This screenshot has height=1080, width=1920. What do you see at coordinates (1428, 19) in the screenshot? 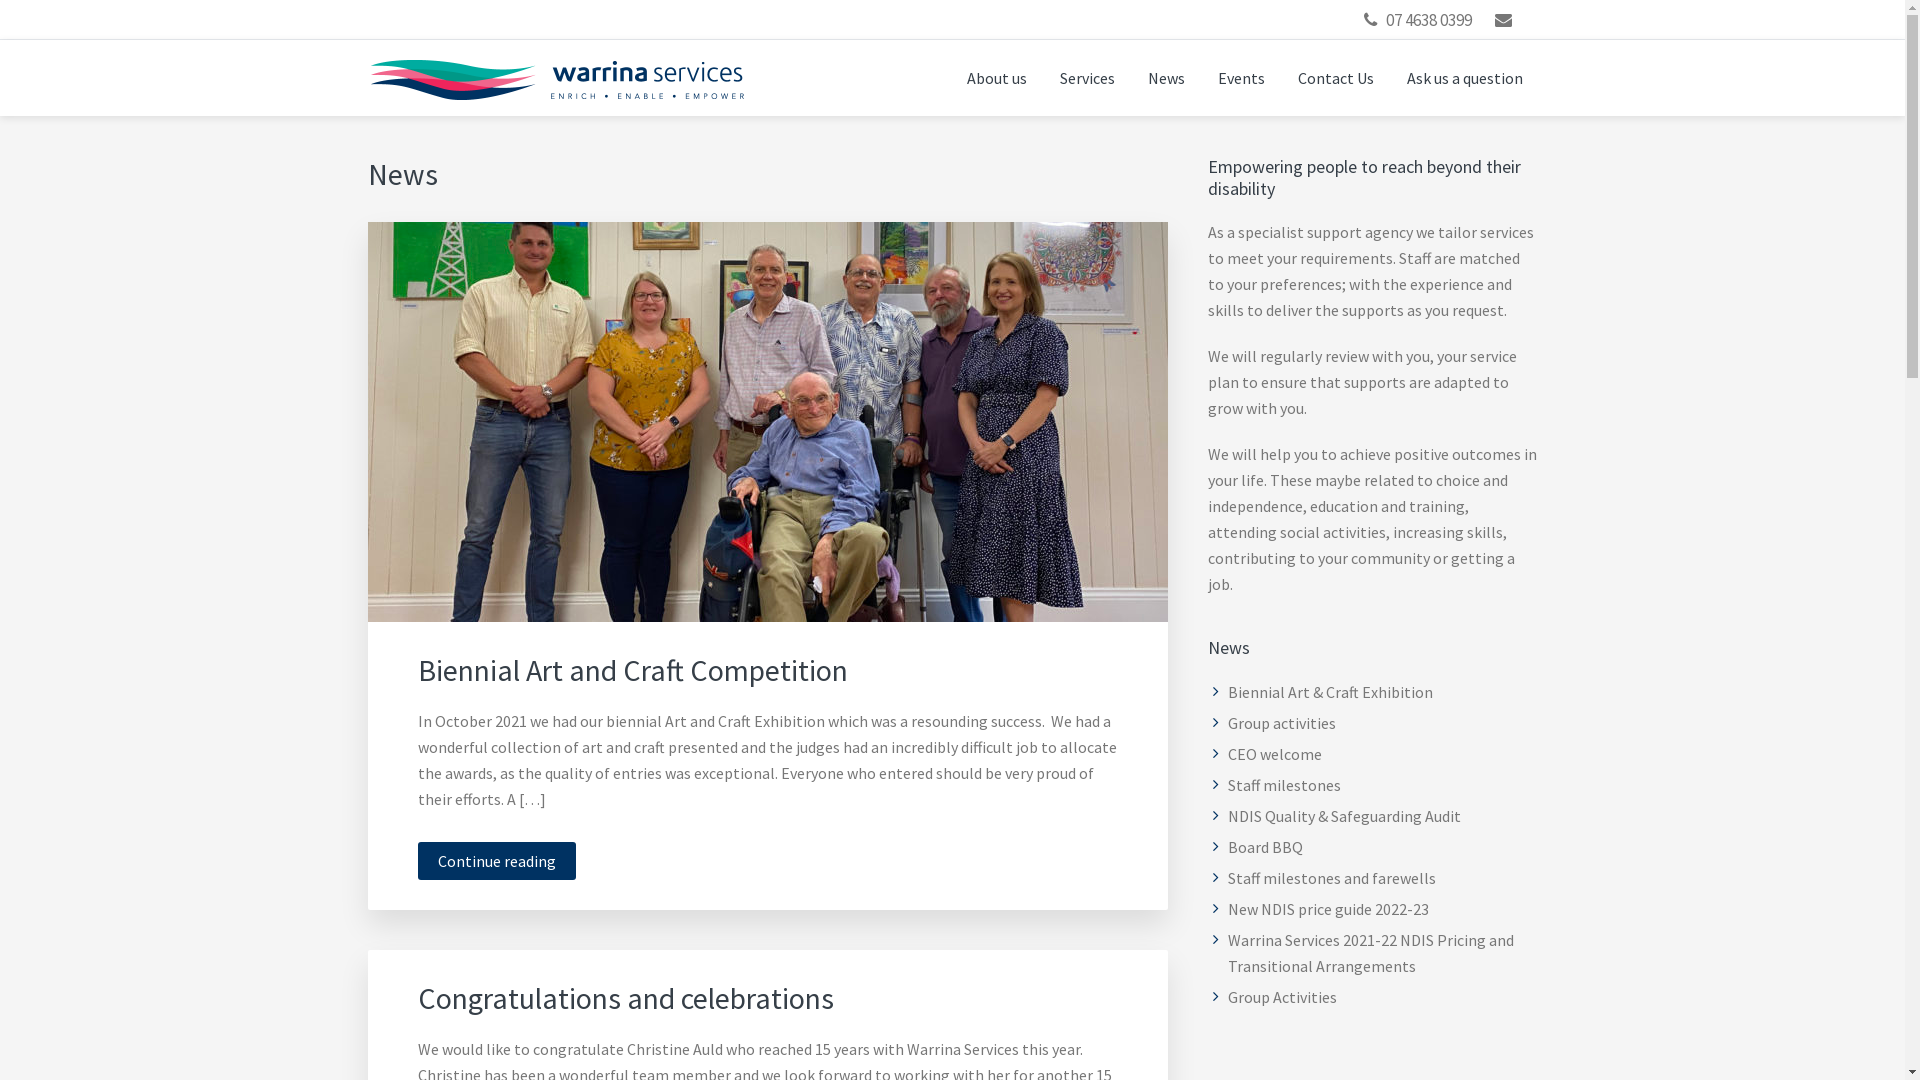
I see `'07 4638 0399'` at bounding box center [1428, 19].